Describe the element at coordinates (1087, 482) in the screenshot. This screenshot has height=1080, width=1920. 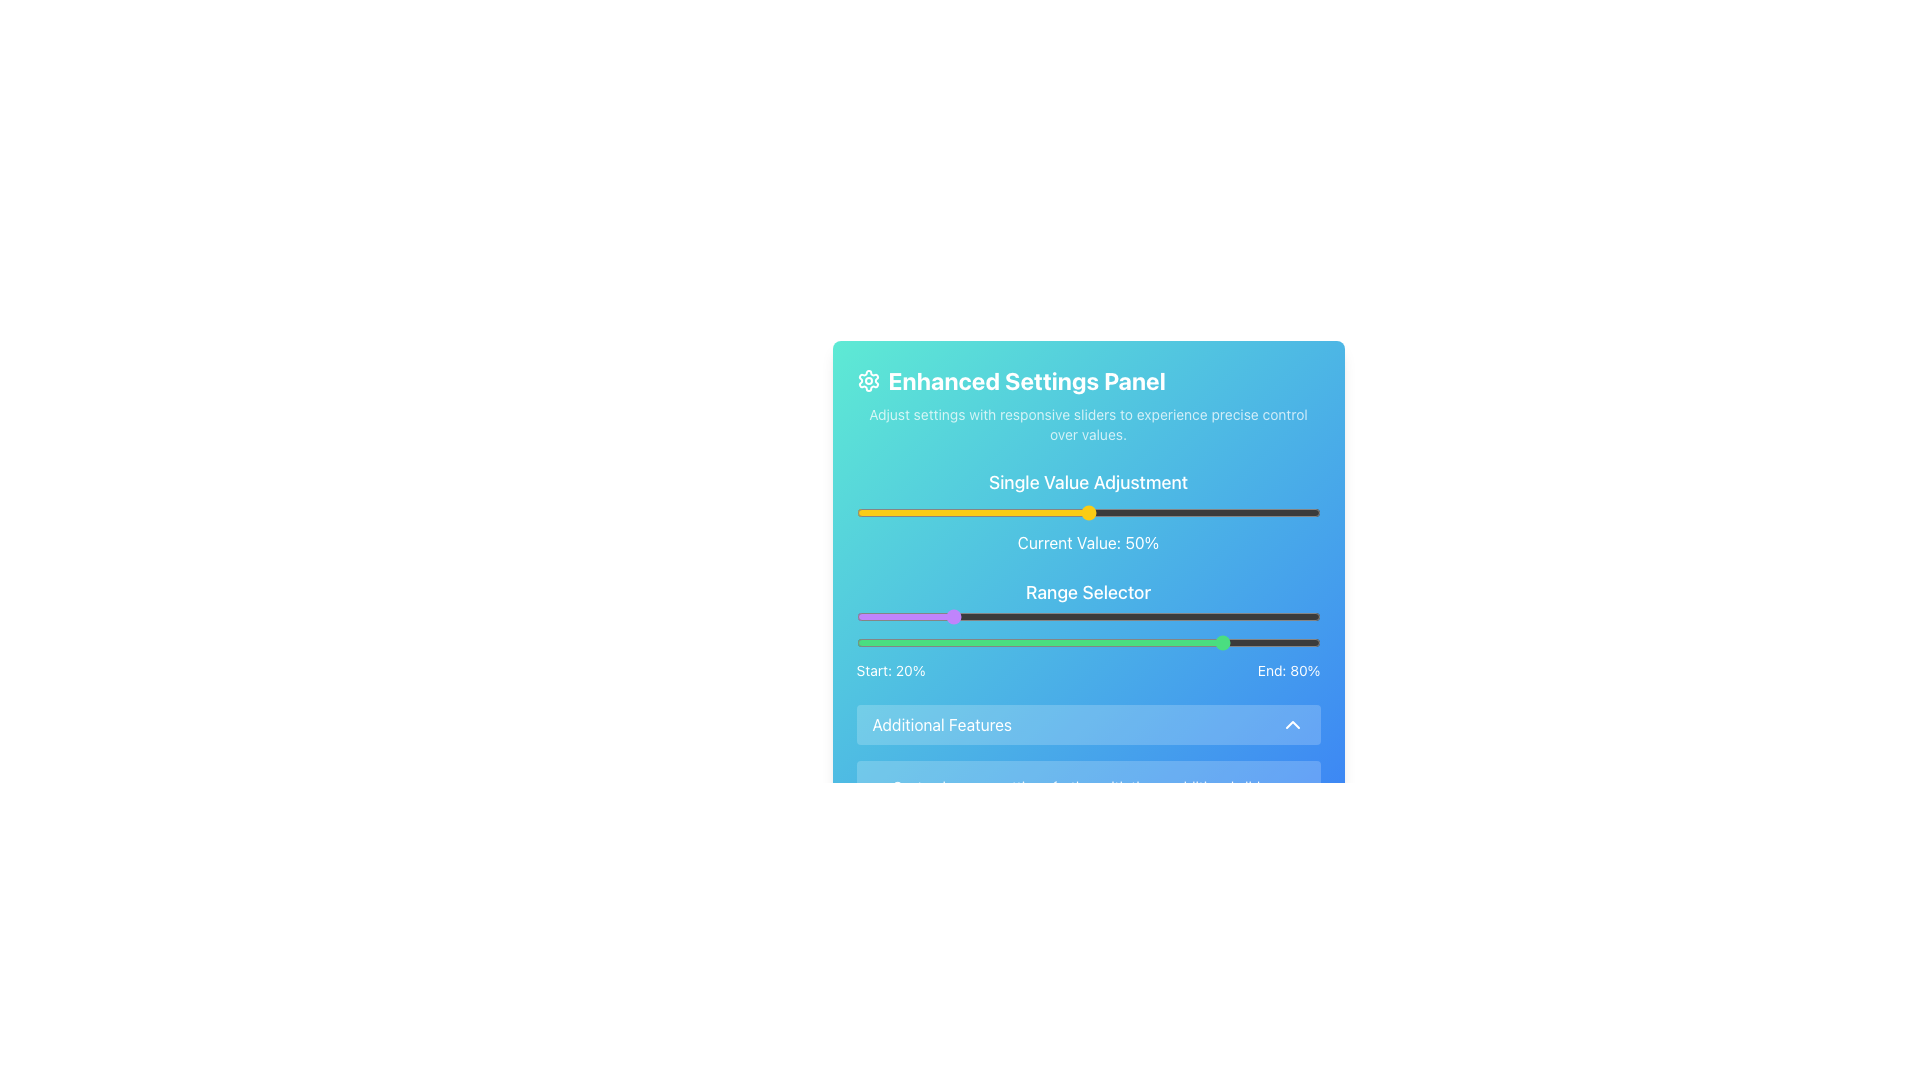
I see `text from the heading label which indicates the purpose of the controls below it` at that location.